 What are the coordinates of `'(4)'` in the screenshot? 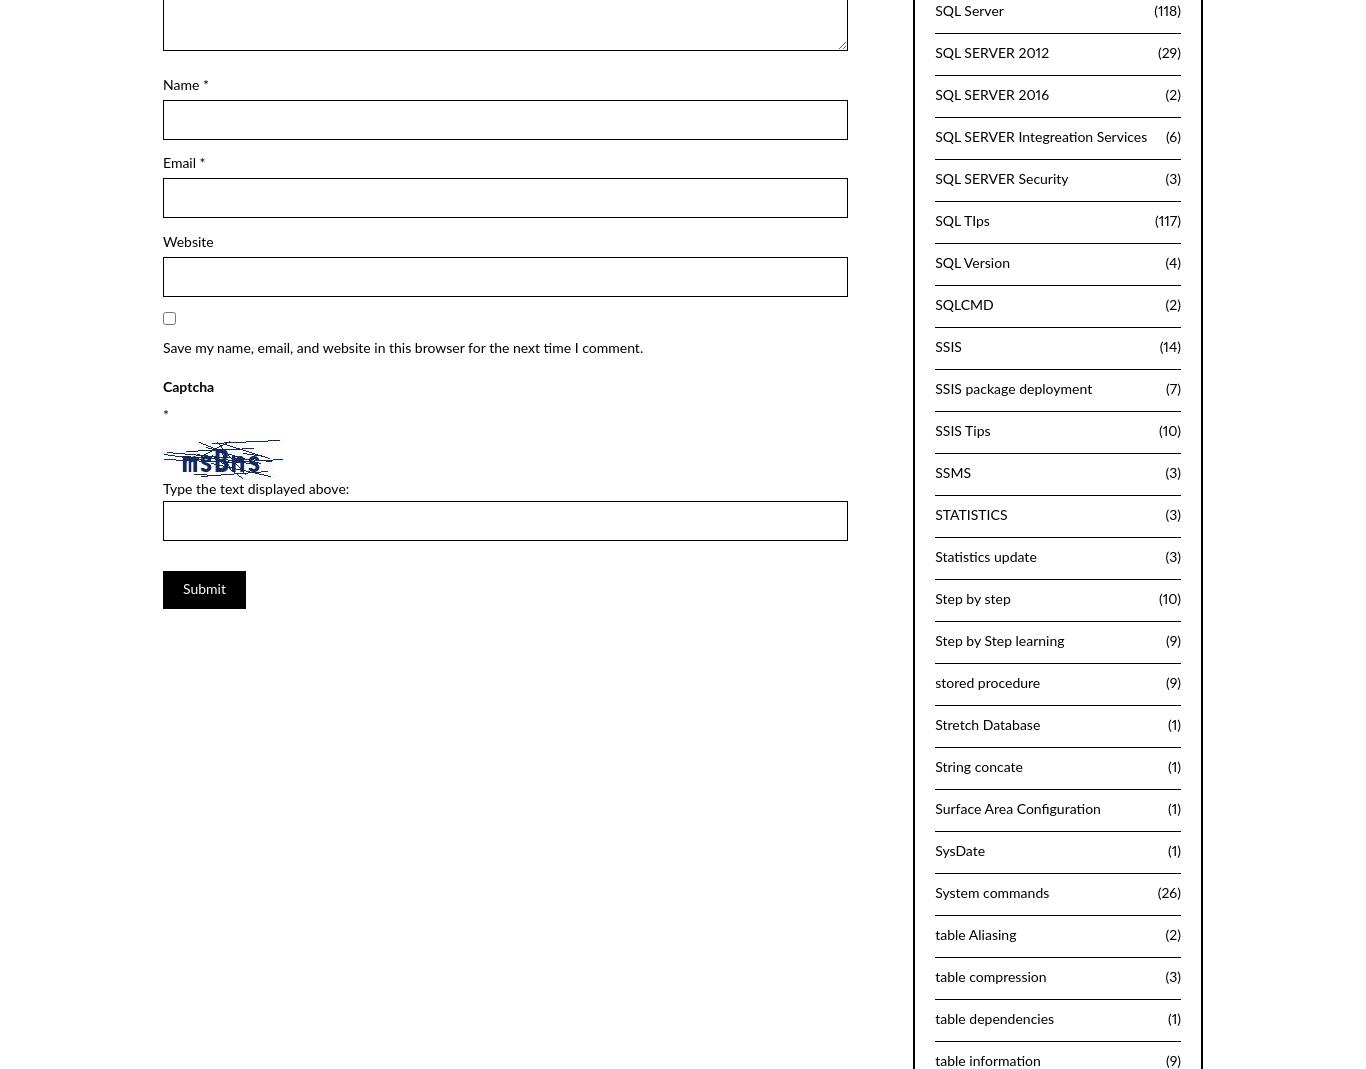 It's located at (1172, 261).